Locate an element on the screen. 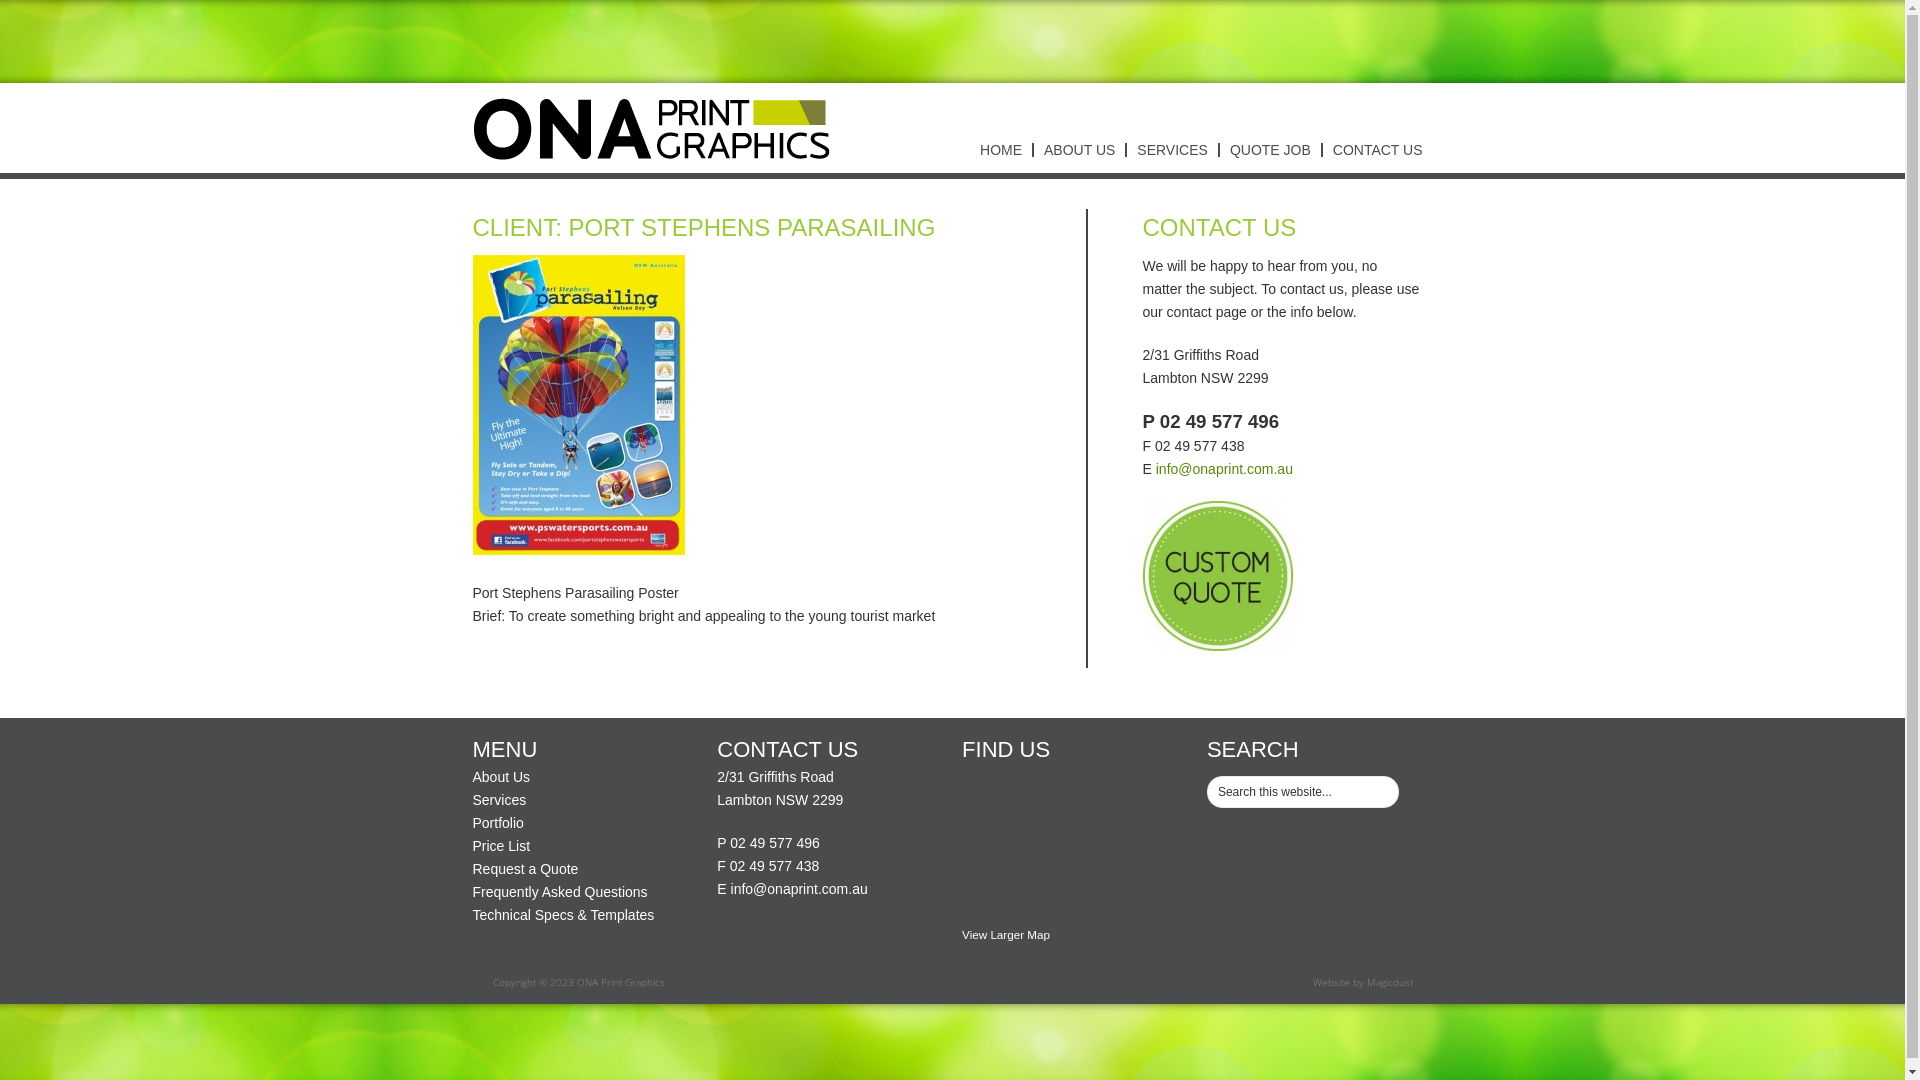 This screenshot has width=1920, height=1080. 'Services' is located at coordinates (499, 798).